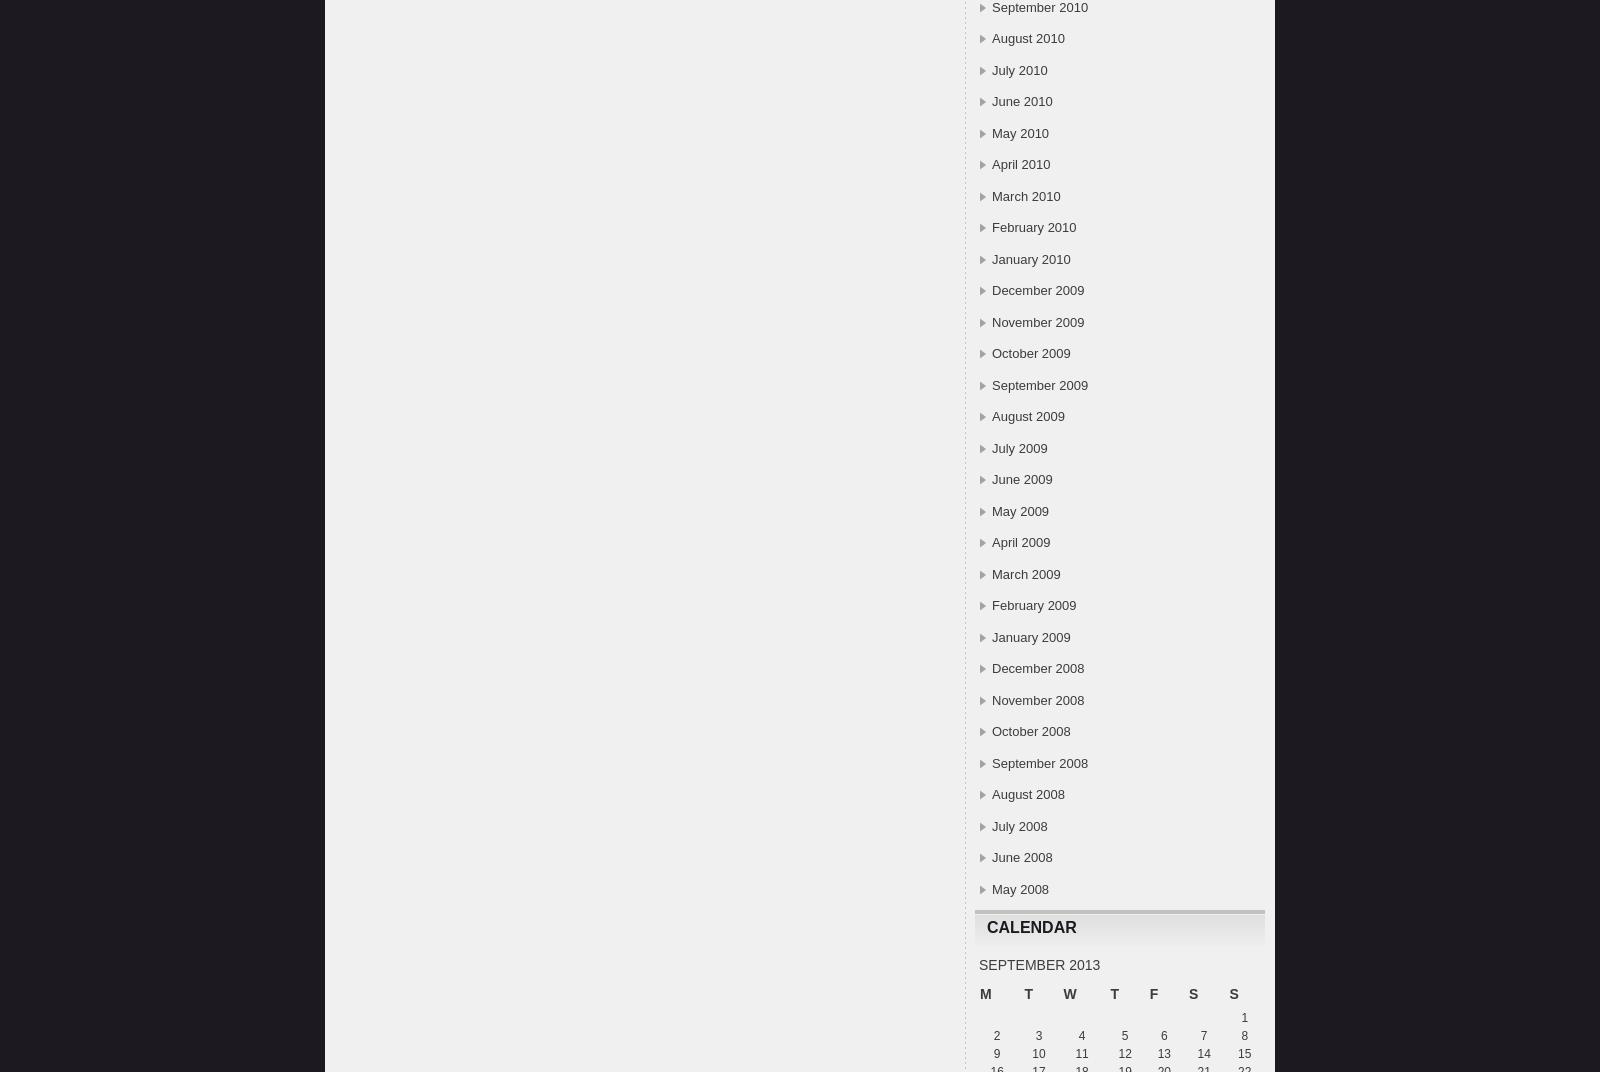 The image size is (1600, 1072). Describe the element at coordinates (1040, 384) in the screenshot. I see `'September 2009'` at that location.